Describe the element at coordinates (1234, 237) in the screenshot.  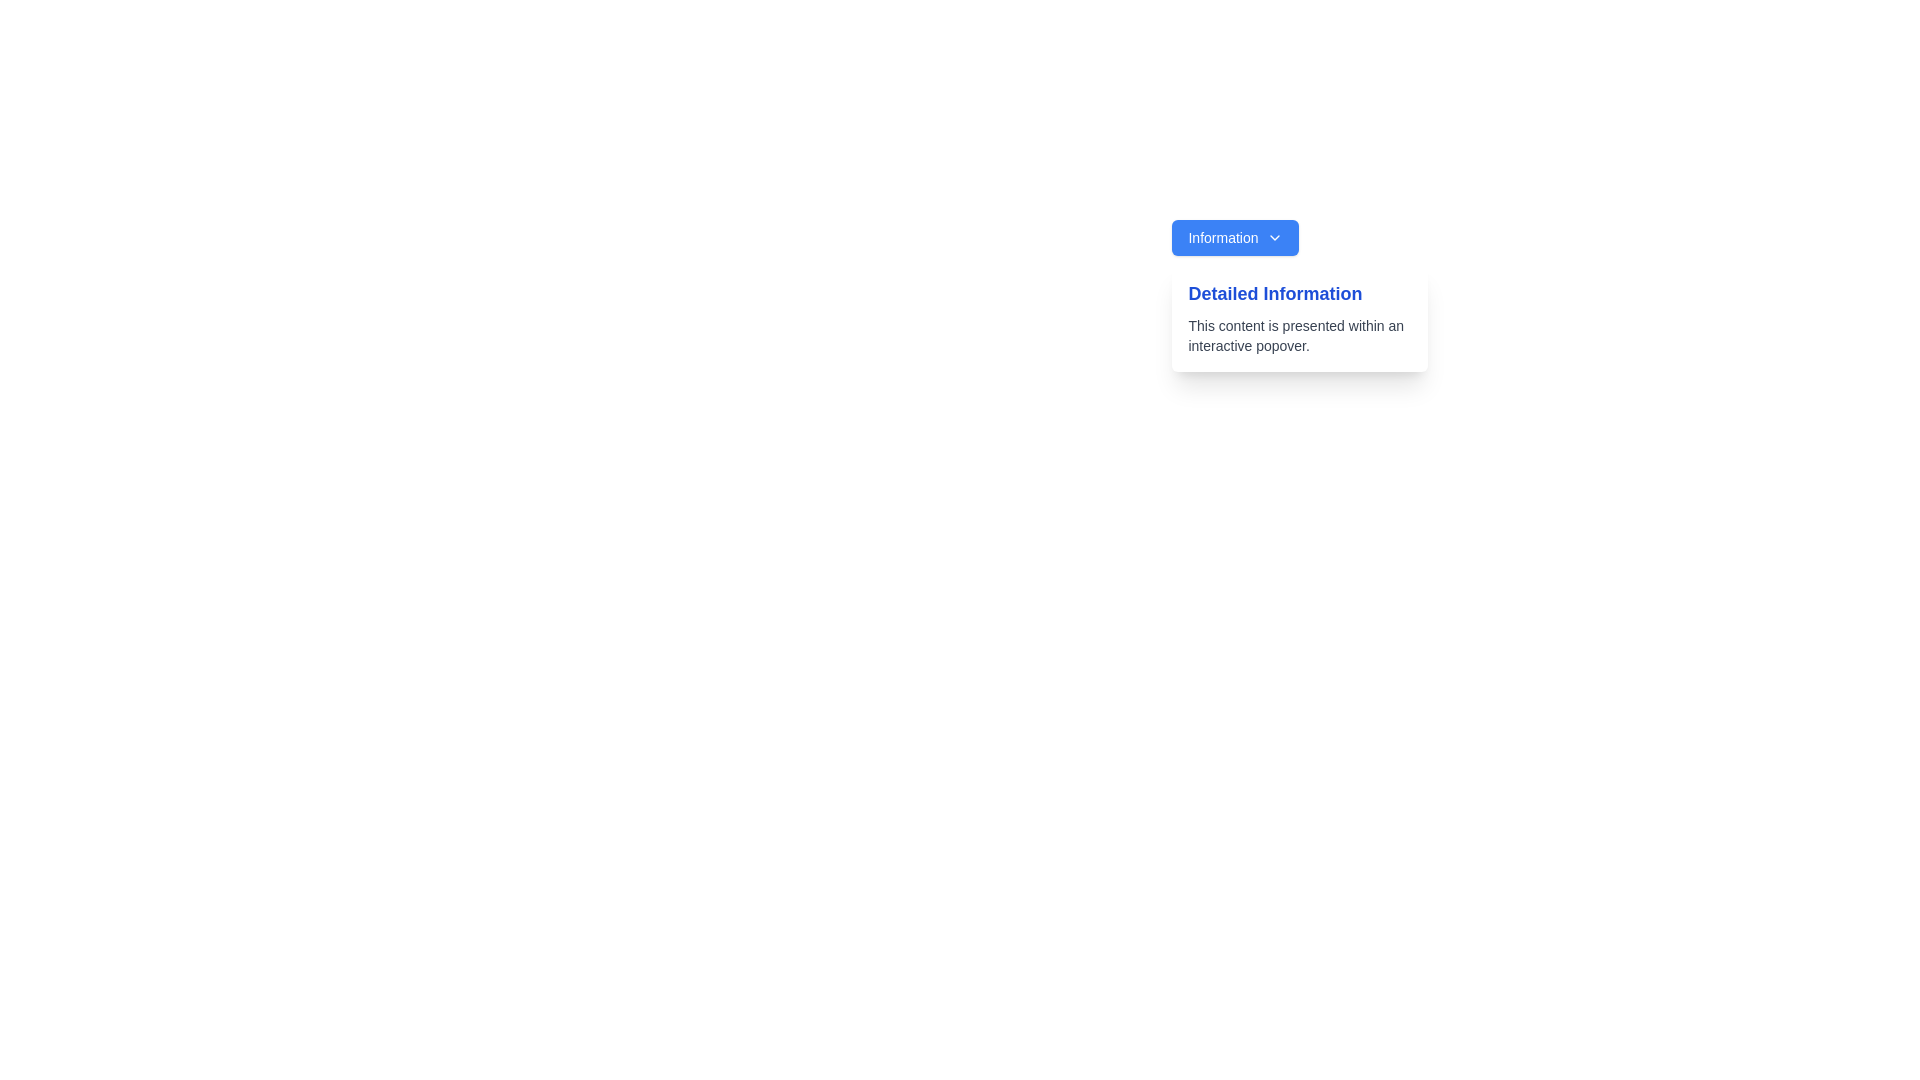
I see `the Button with dropdown icon` at that location.